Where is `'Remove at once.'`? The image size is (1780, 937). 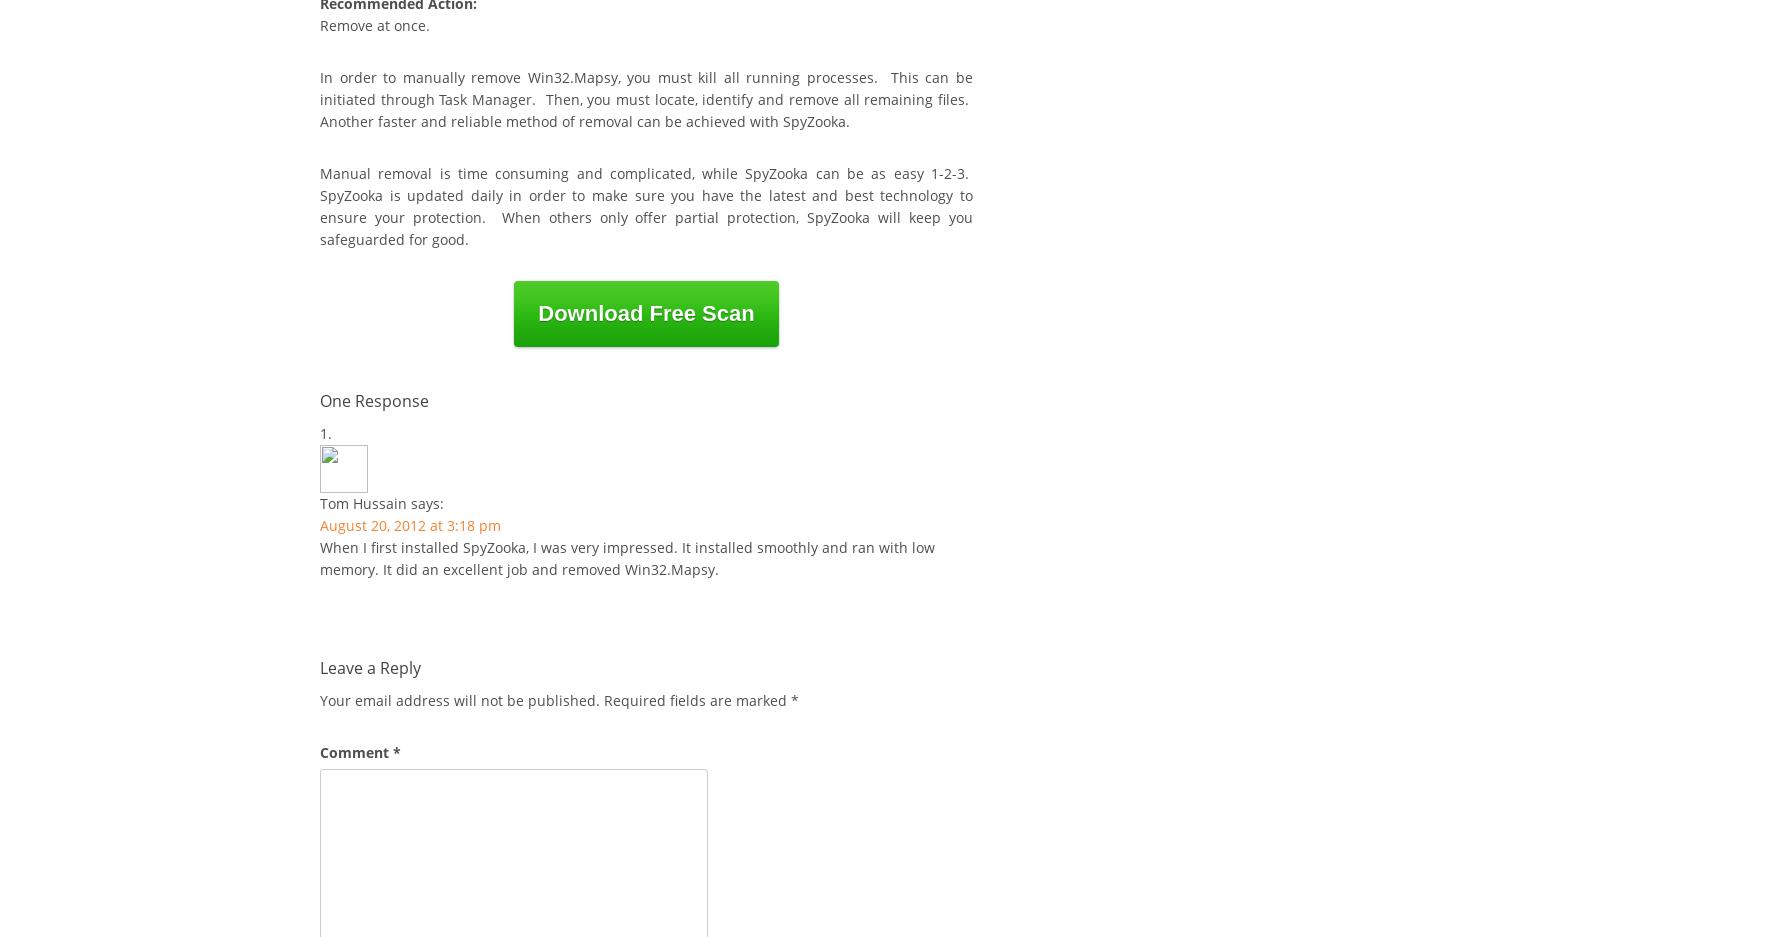
'Remove at once.' is located at coordinates (320, 24).